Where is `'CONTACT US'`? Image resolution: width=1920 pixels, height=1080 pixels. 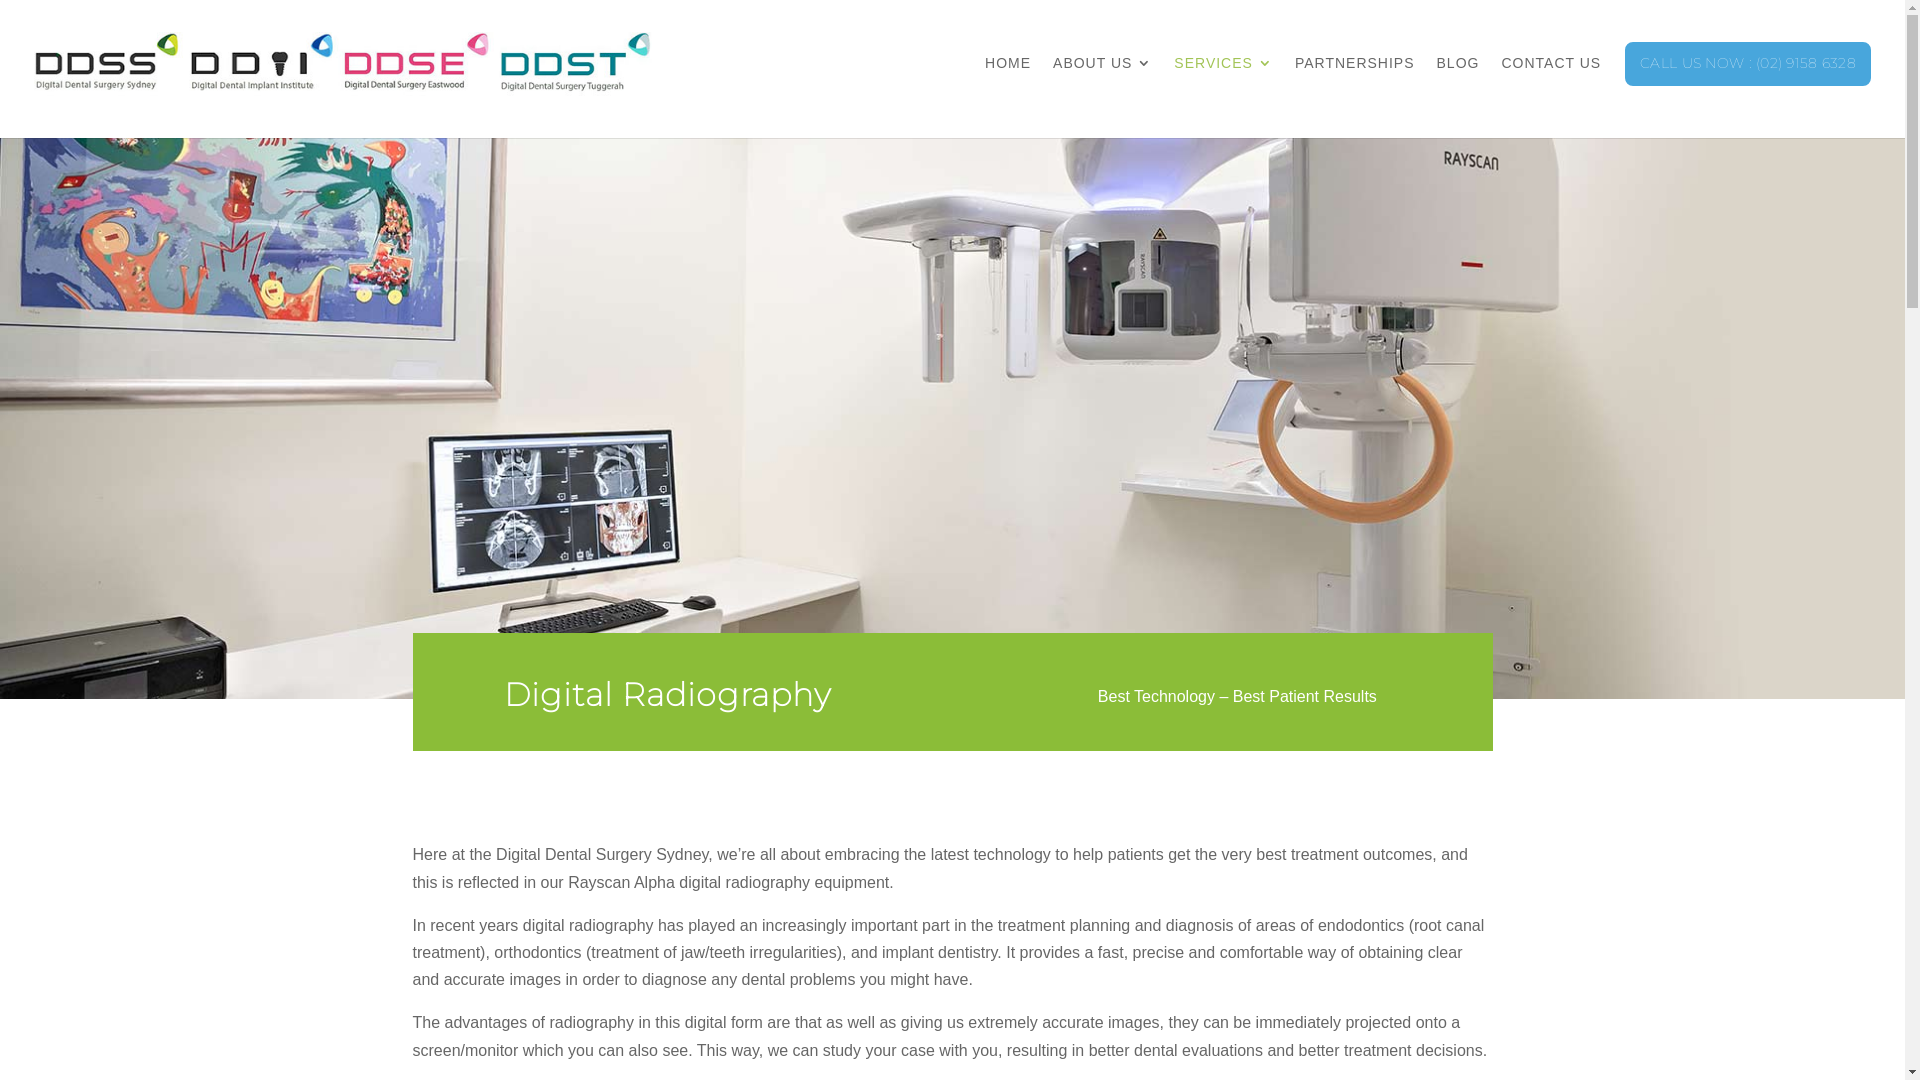 'CONTACT US' is located at coordinates (1549, 82).